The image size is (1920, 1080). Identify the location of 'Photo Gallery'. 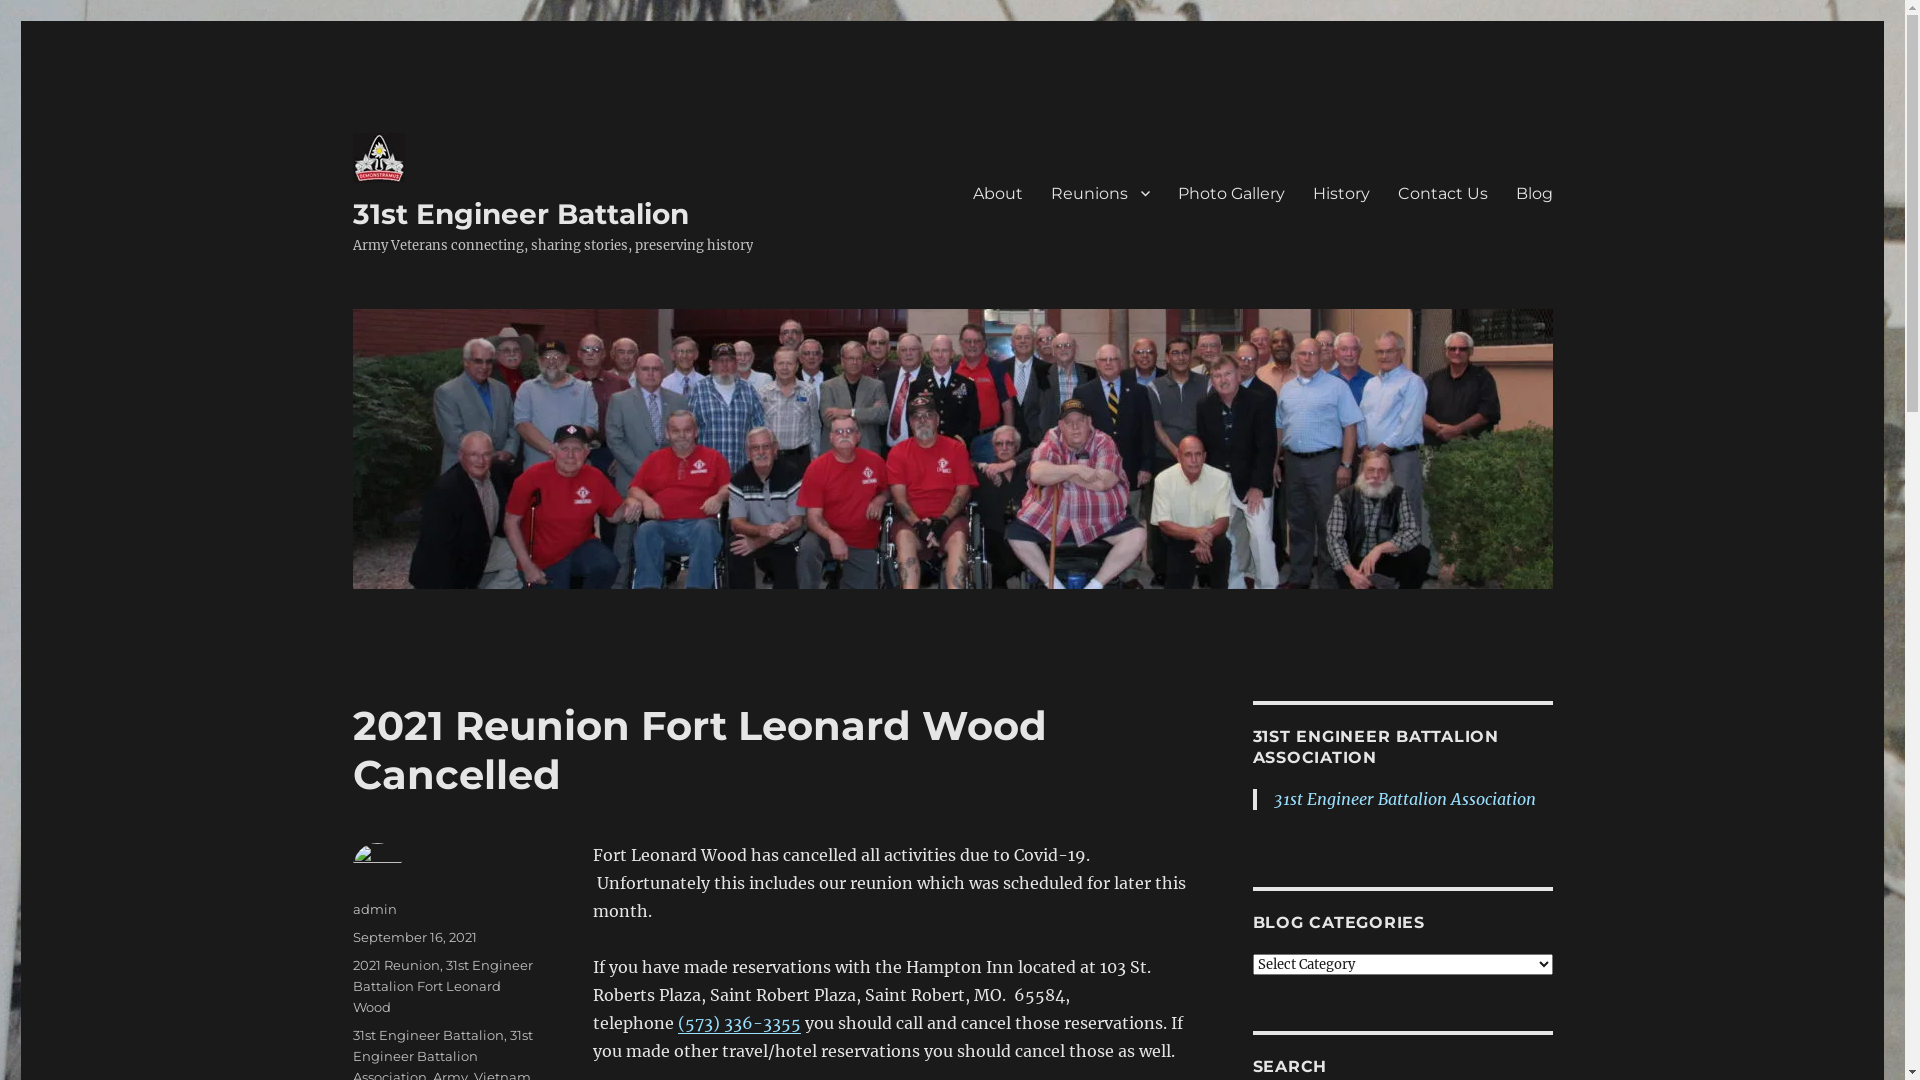
(1230, 192).